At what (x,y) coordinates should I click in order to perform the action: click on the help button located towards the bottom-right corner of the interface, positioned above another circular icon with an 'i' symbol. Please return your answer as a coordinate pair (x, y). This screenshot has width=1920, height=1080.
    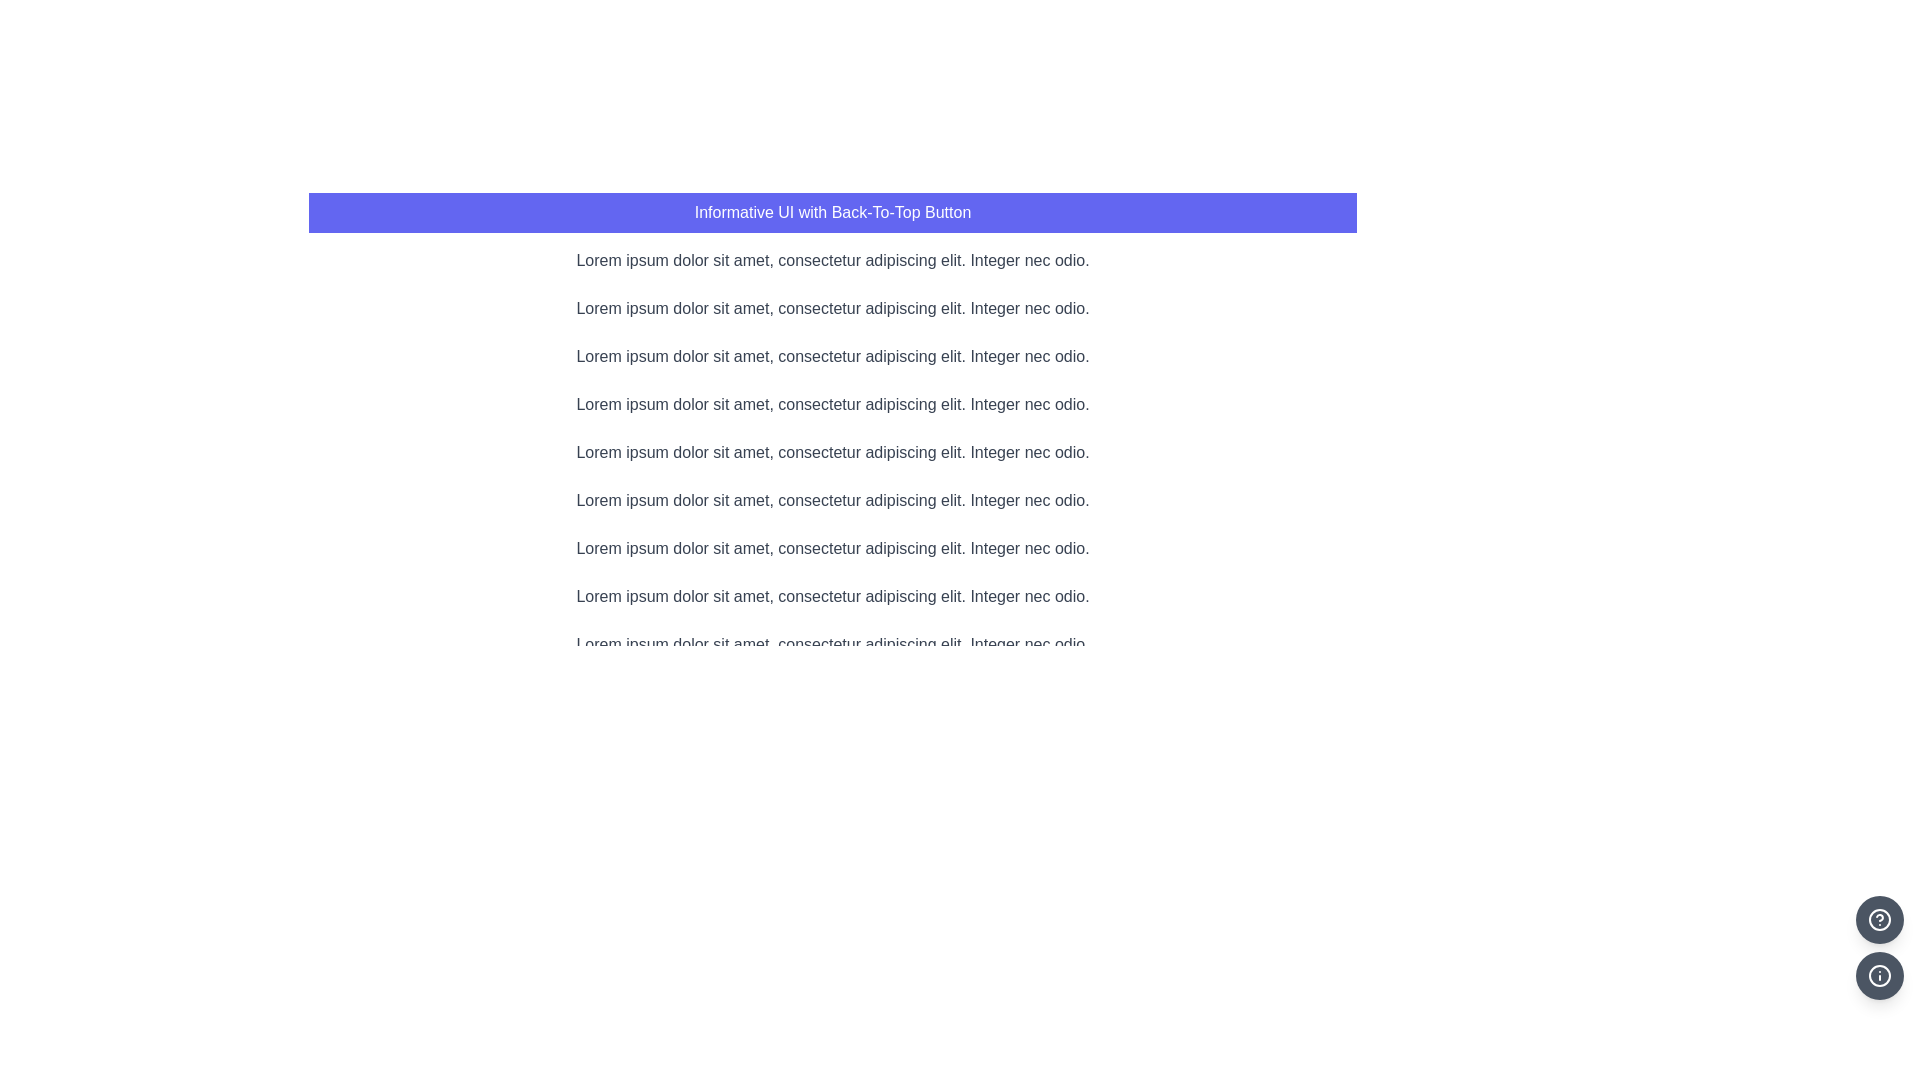
    Looking at the image, I should click on (1879, 920).